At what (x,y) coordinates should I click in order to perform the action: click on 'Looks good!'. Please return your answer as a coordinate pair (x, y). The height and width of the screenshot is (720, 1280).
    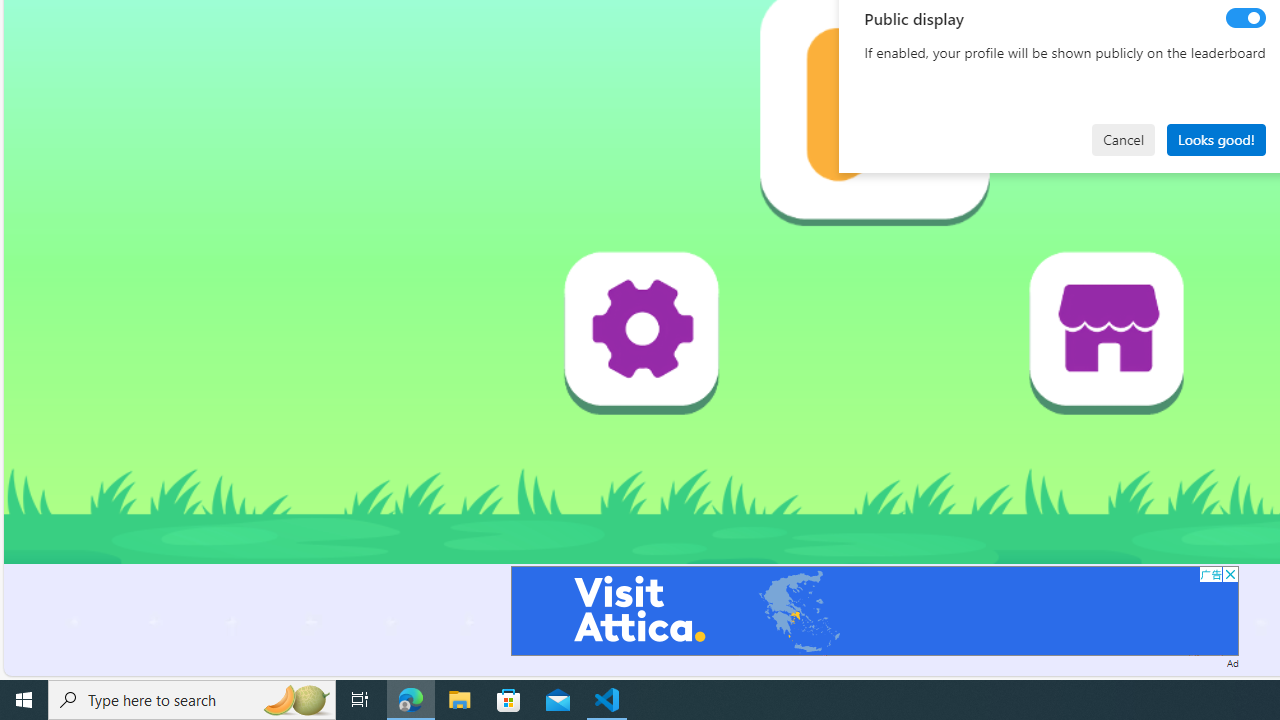
    Looking at the image, I should click on (1215, 138).